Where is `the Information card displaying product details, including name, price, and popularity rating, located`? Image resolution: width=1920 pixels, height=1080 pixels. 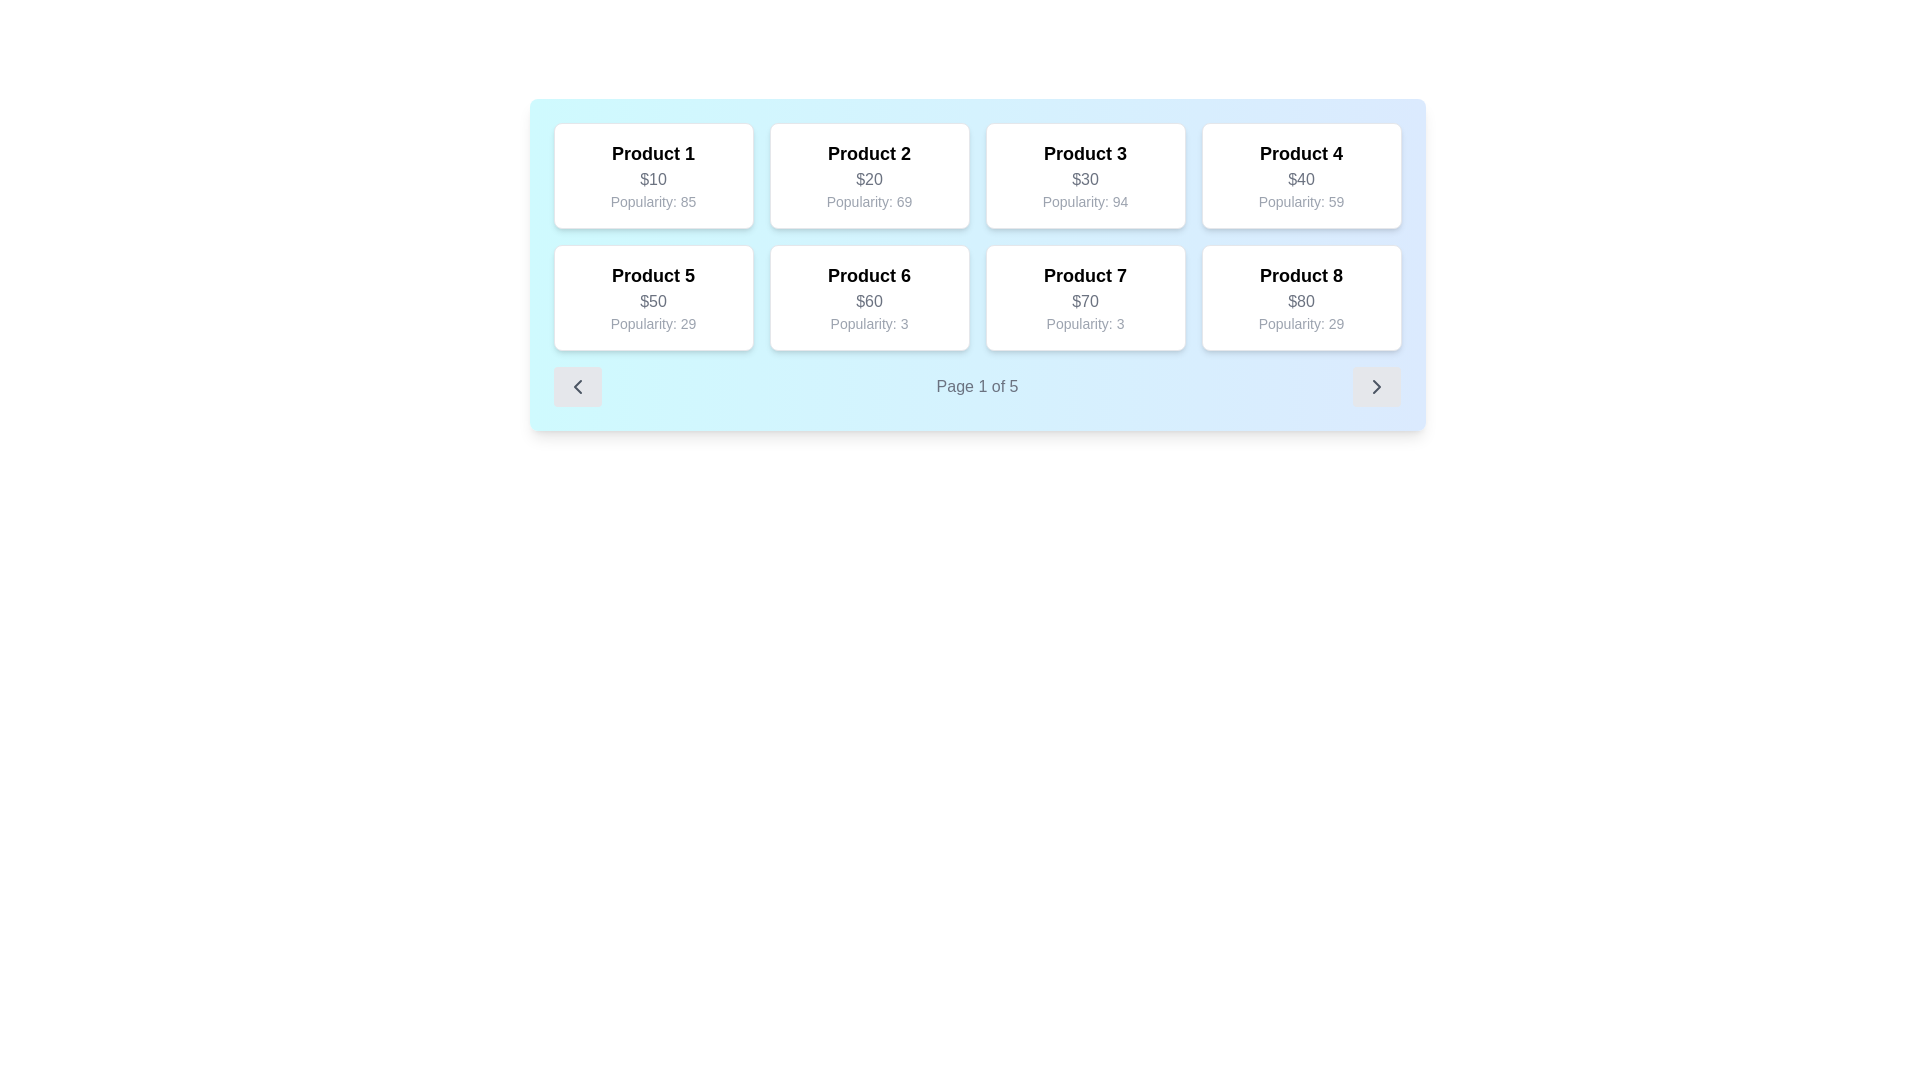
the Information card displaying product details, including name, price, and popularity rating, located is located at coordinates (869, 297).